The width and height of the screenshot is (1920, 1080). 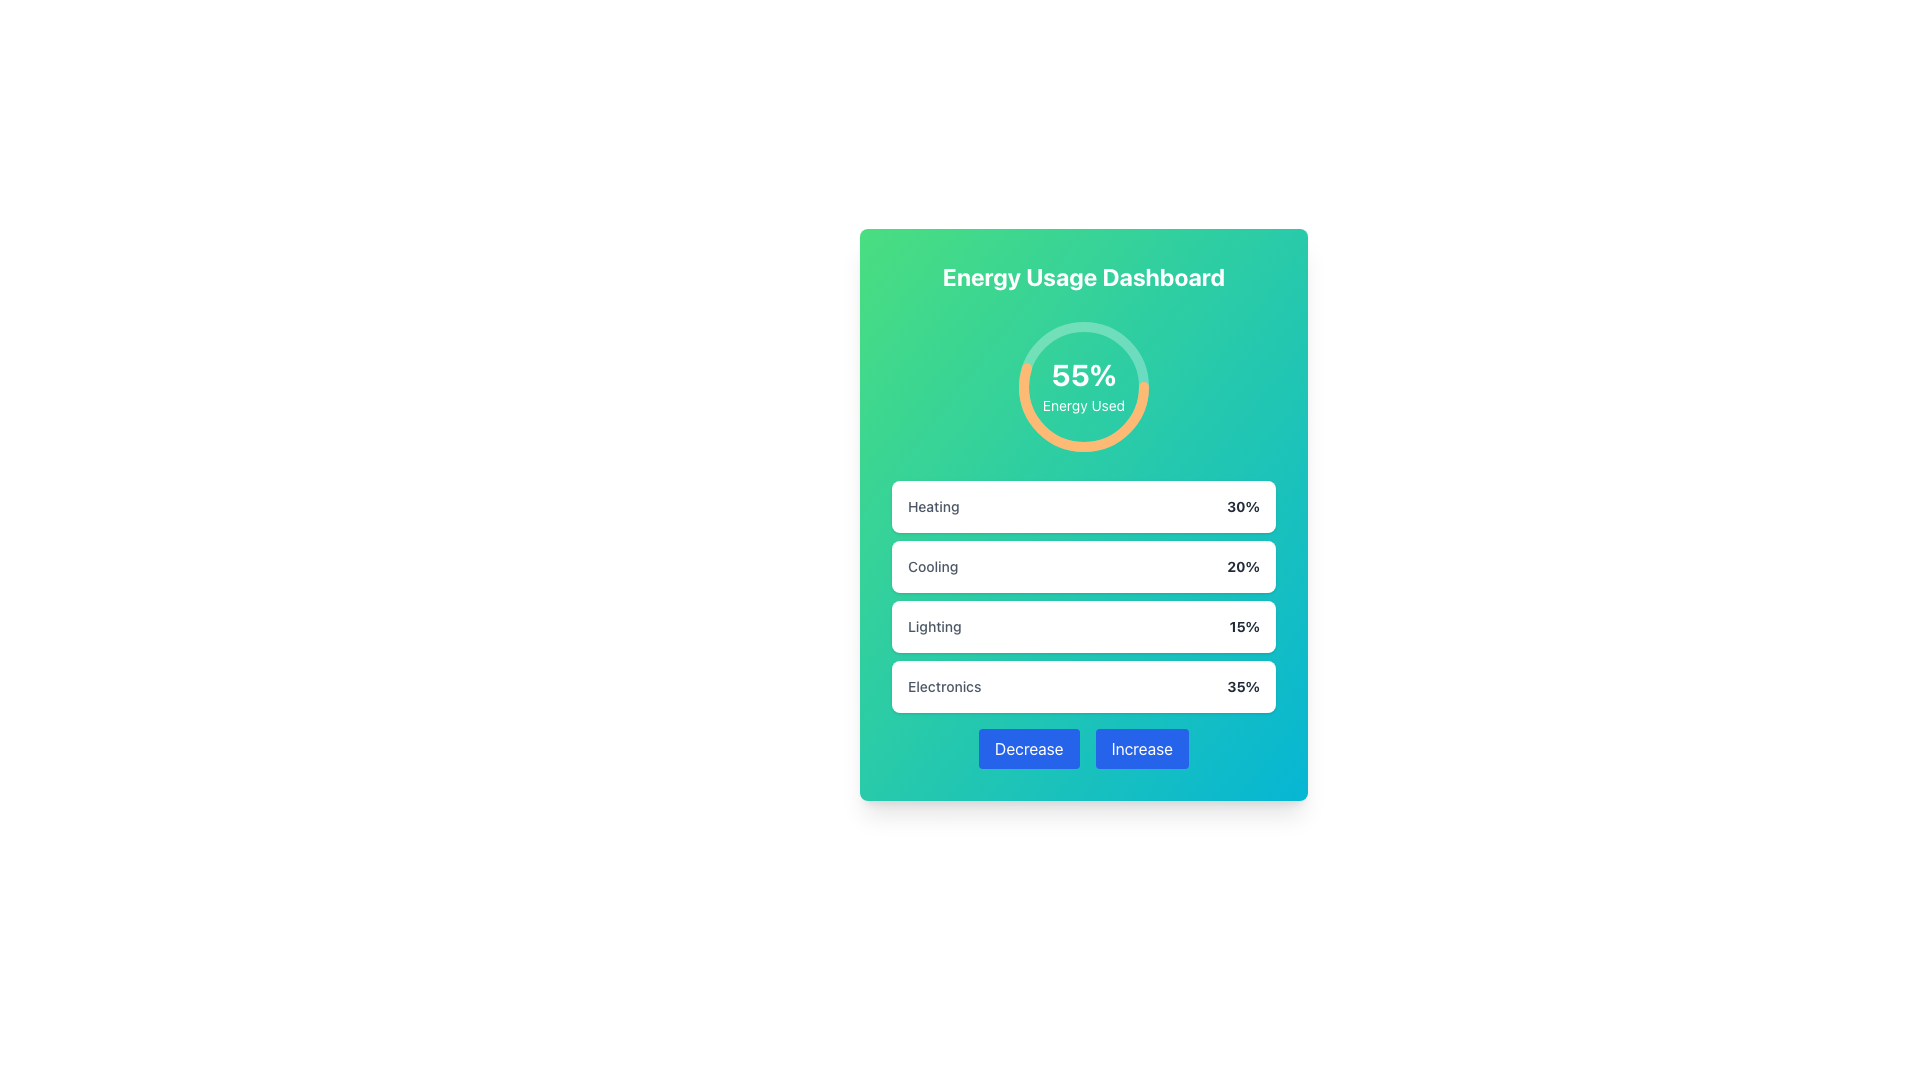 What do you see at coordinates (1142, 748) in the screenshot?
I see `the 'Increase' button, which has a bright blue background and white text, located below the 'Electronics' row and to the right of the 'Decrease' button` at bounding box center [1142, 748].